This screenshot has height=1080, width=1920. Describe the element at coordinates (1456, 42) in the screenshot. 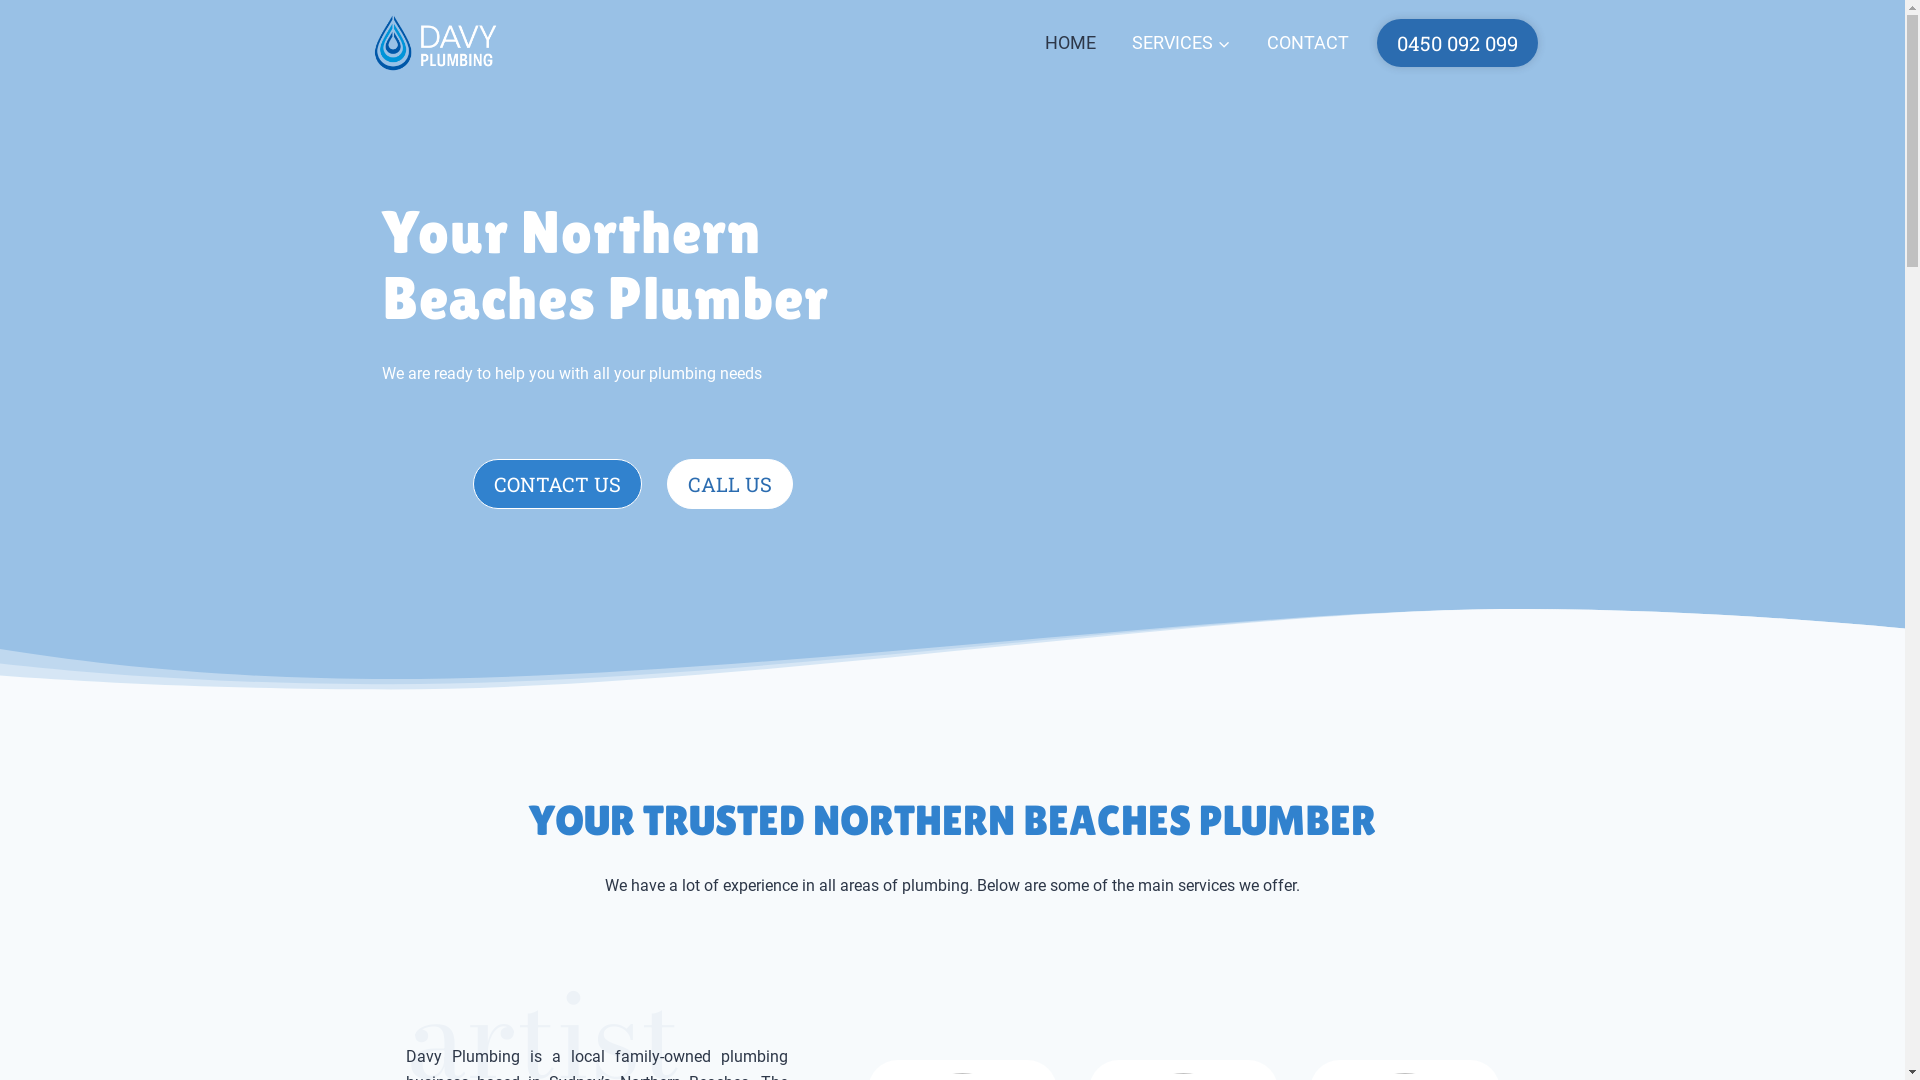

I see `'0450 092 099'` at that location.